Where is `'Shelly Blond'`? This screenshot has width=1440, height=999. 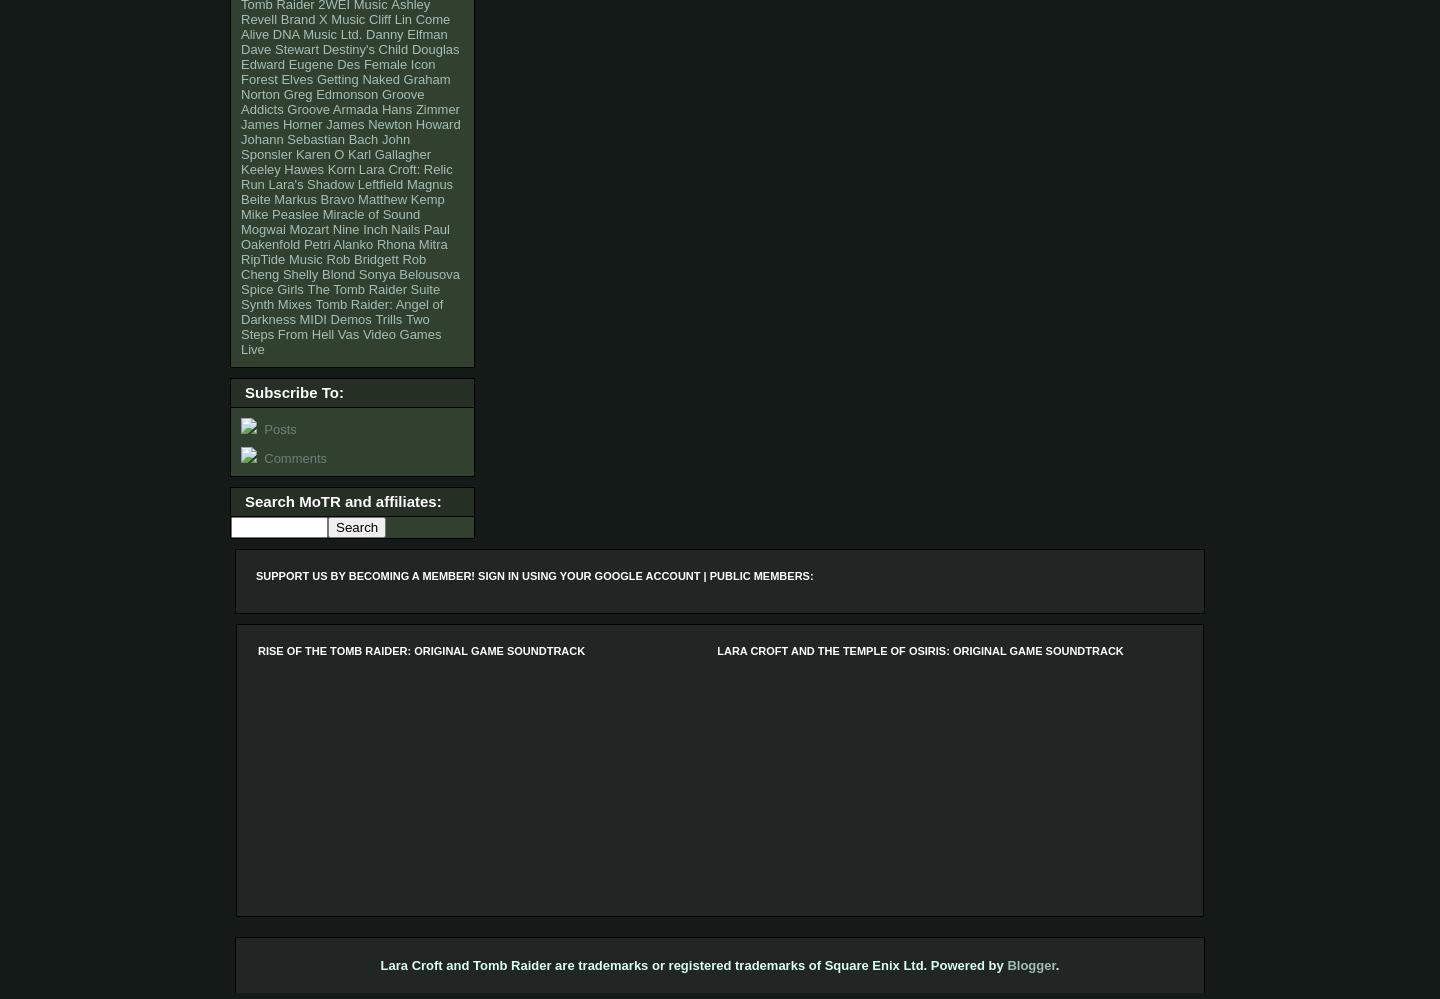
'Shelly Blond' is located at coordinates (280, 274).